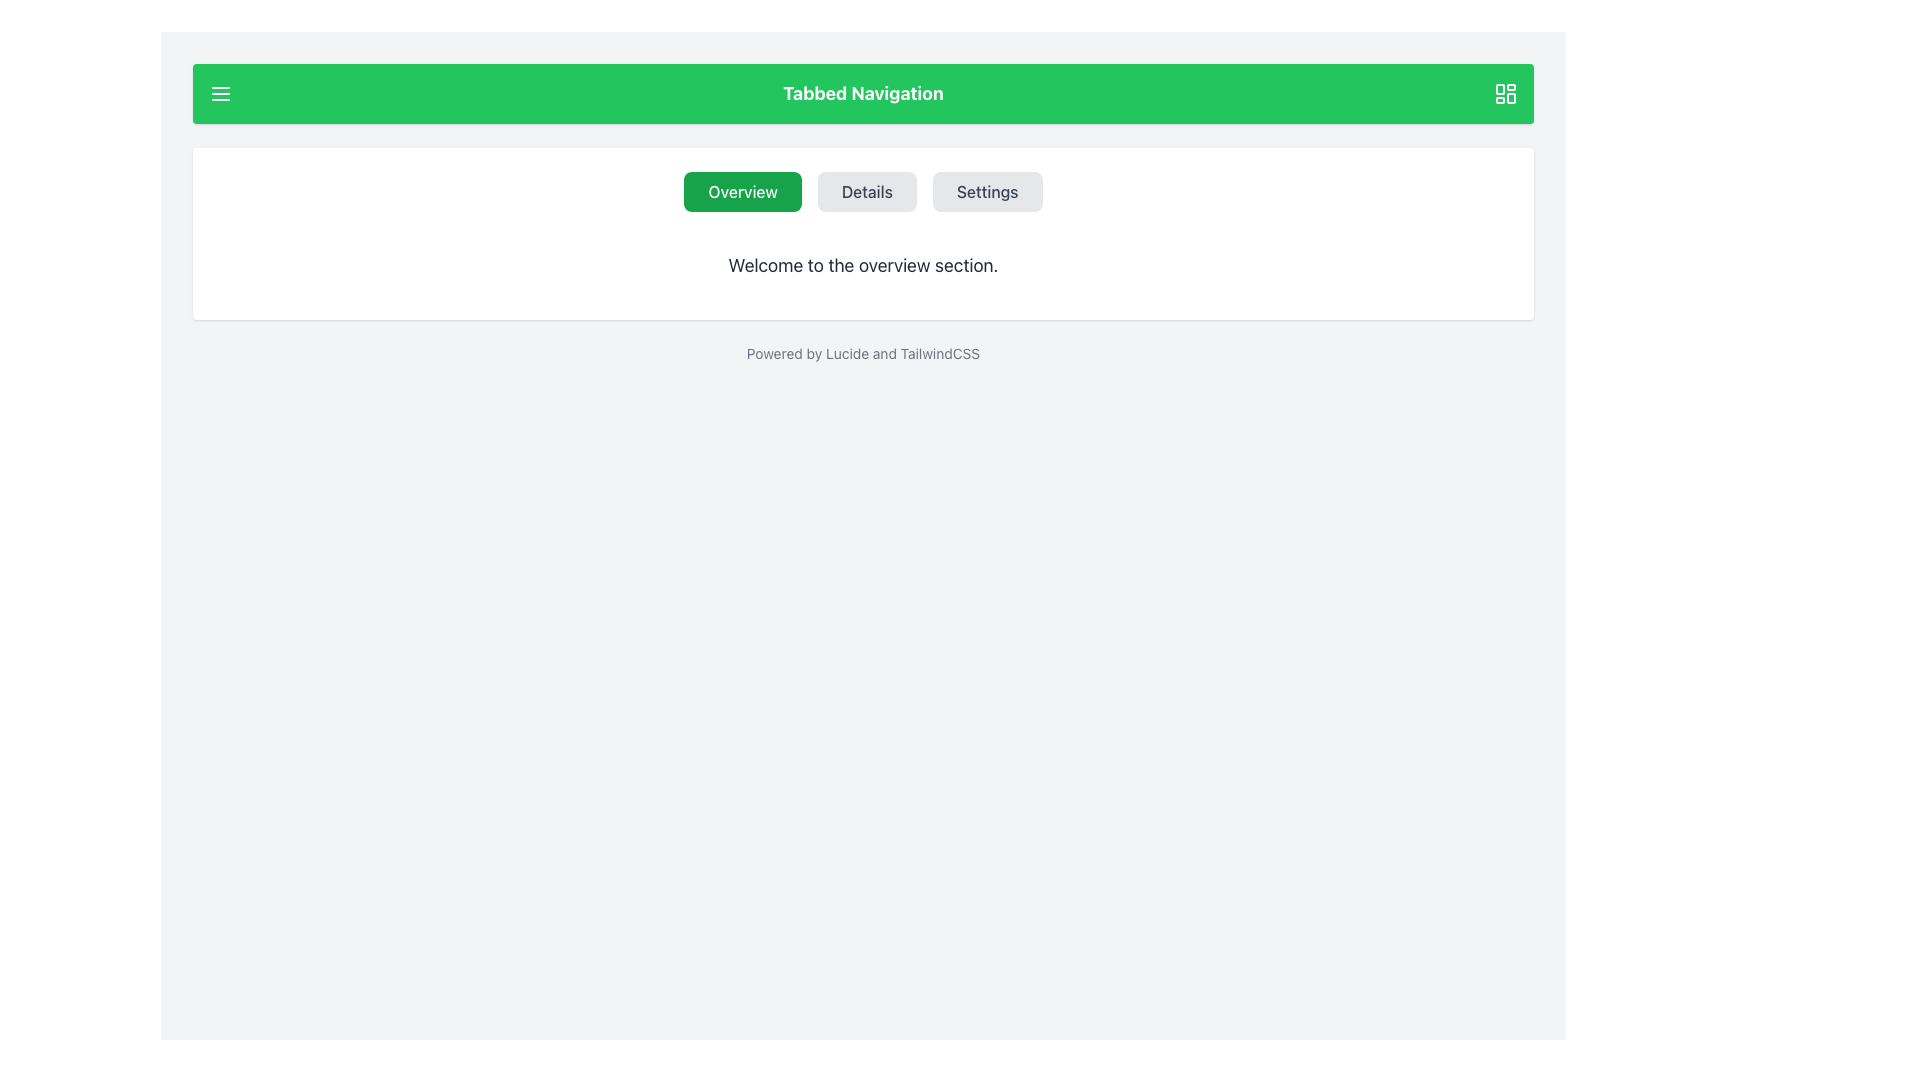 The width and height of the screenshot is (1920, 1080). What do you see at coordinates (863, 265) in the screenshot?
I see `the non-interactive informational header located centrally beneath the 'Tabbed Navigation' bar, which greets the user and indicates the current section of the application` at bounding box center [863, 265].